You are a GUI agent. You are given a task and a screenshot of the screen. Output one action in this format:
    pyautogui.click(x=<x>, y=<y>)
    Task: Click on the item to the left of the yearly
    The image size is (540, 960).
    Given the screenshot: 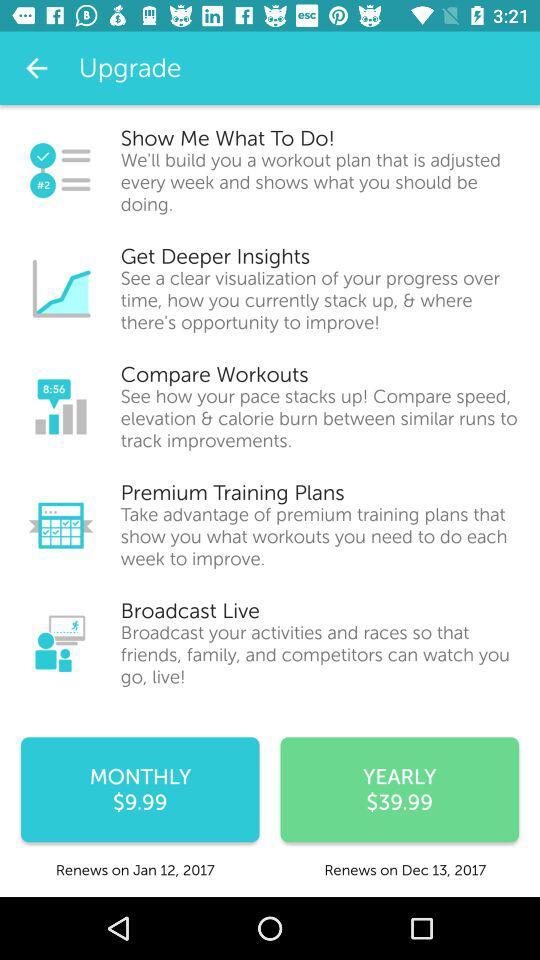 What is the action you would take?
    pyautogui.click(x=139, y=789)
    